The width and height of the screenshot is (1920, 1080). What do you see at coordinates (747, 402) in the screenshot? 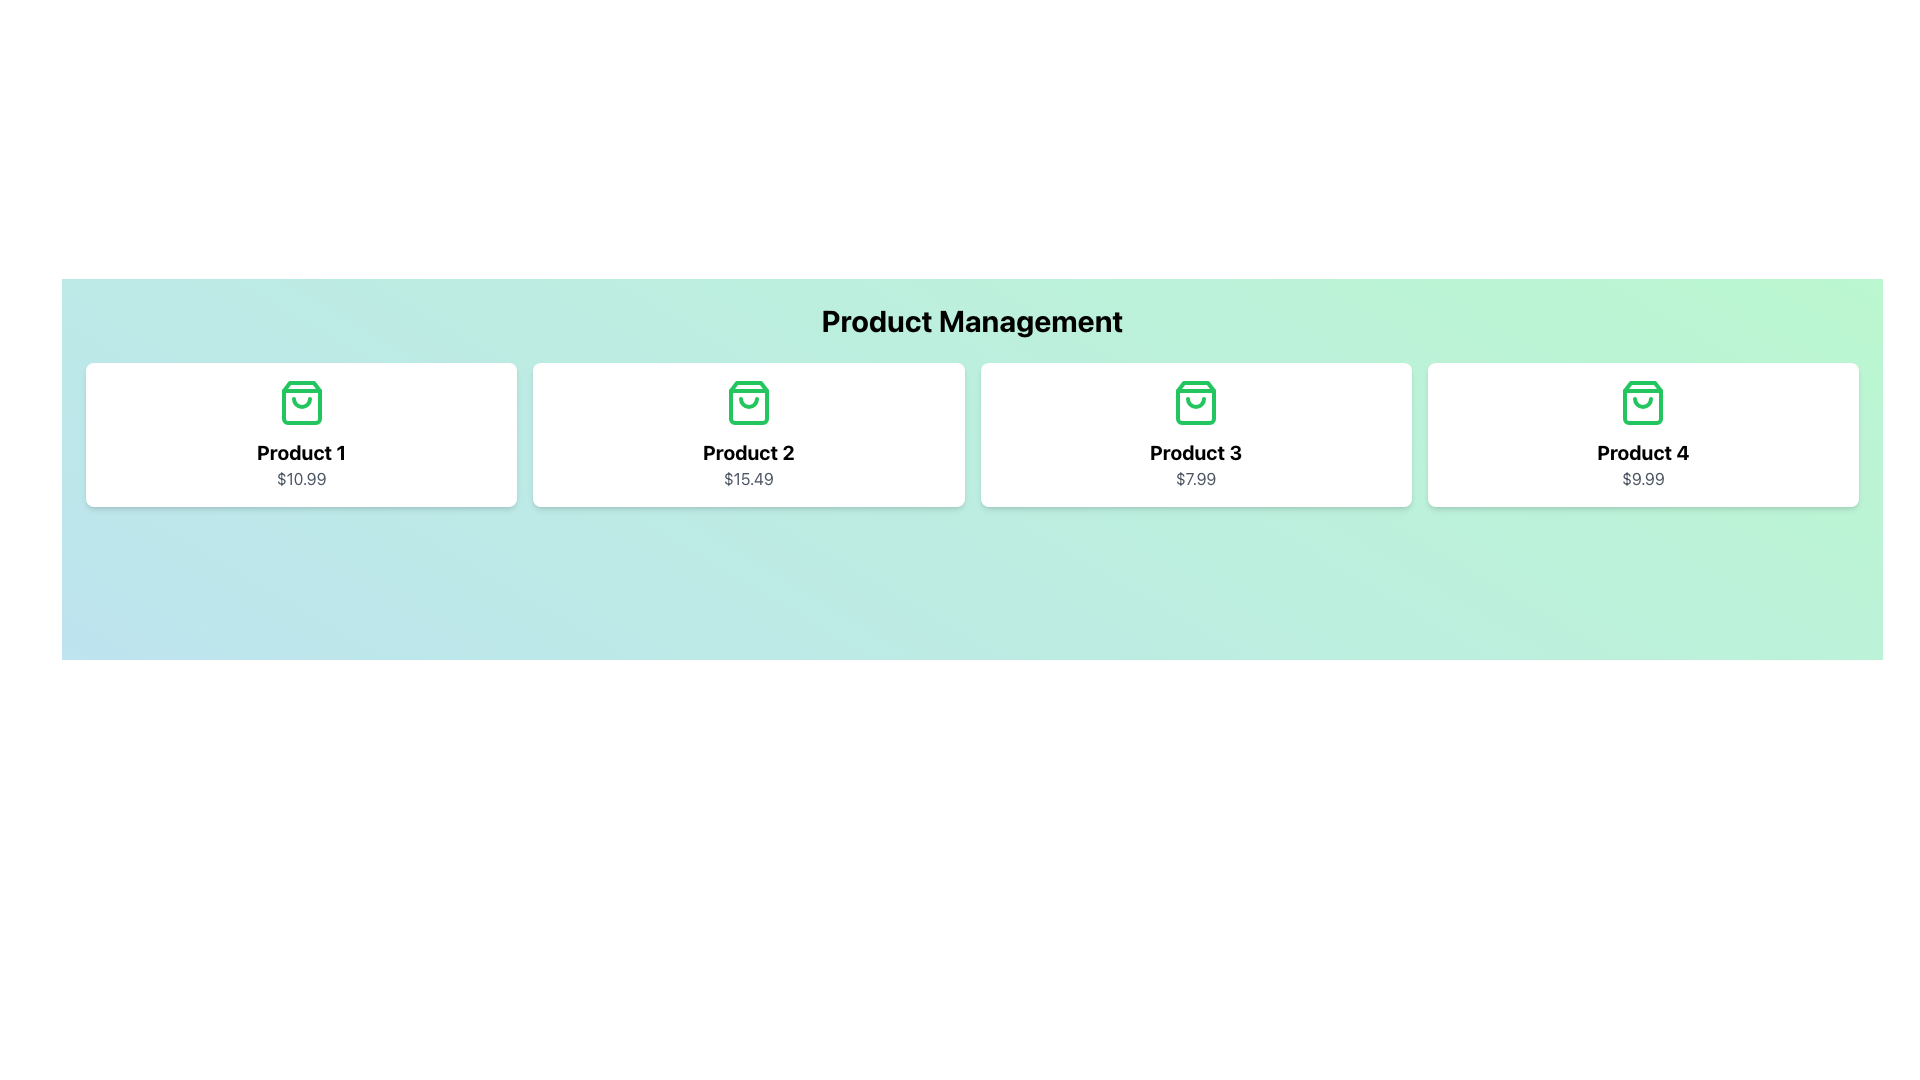
I see `the green shopping bag icon located at the top center of the 'Product 2' card` at bounding box center [747, 402].